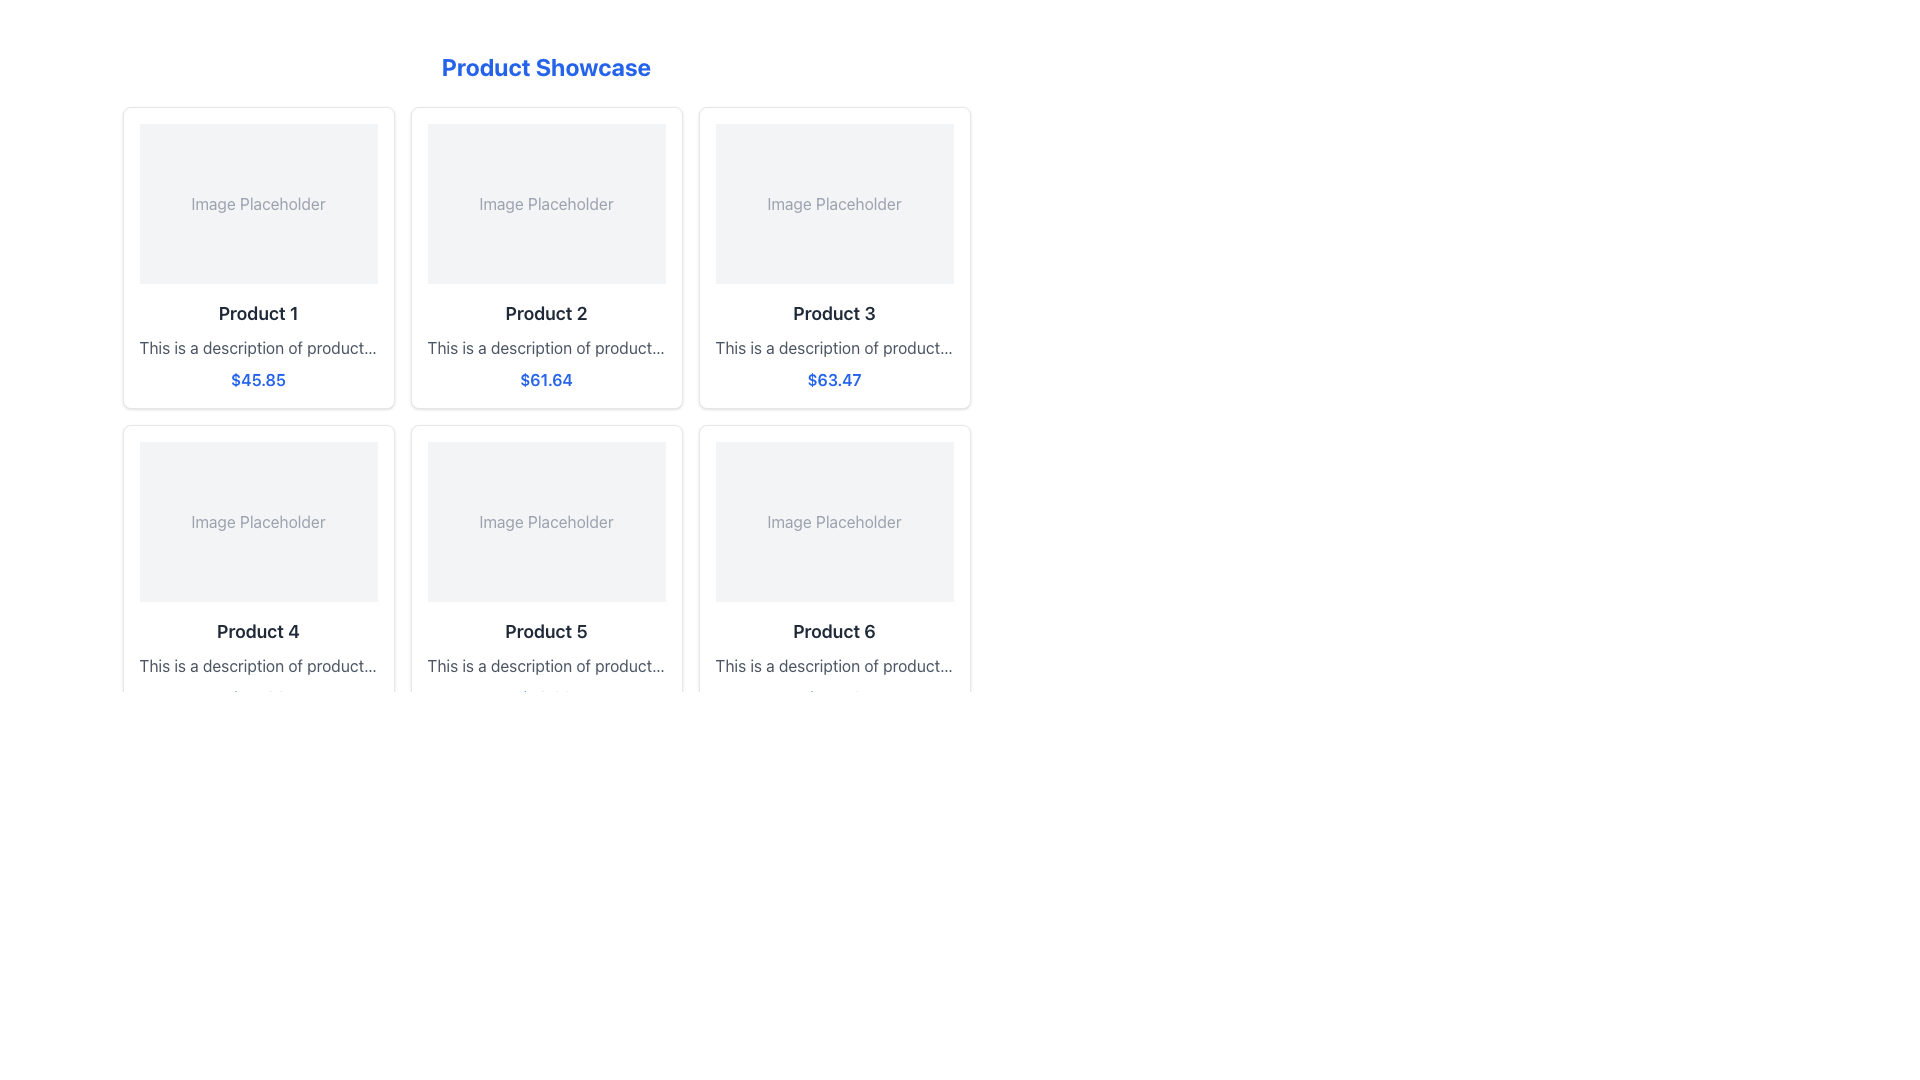  What do you see at coordinates (546, 666) in the screenshot?
I see `text element displaying the description 'This is a description of product 5.' located beneath the title in the card for 'Product 5'` at bounding box center [546, 666].